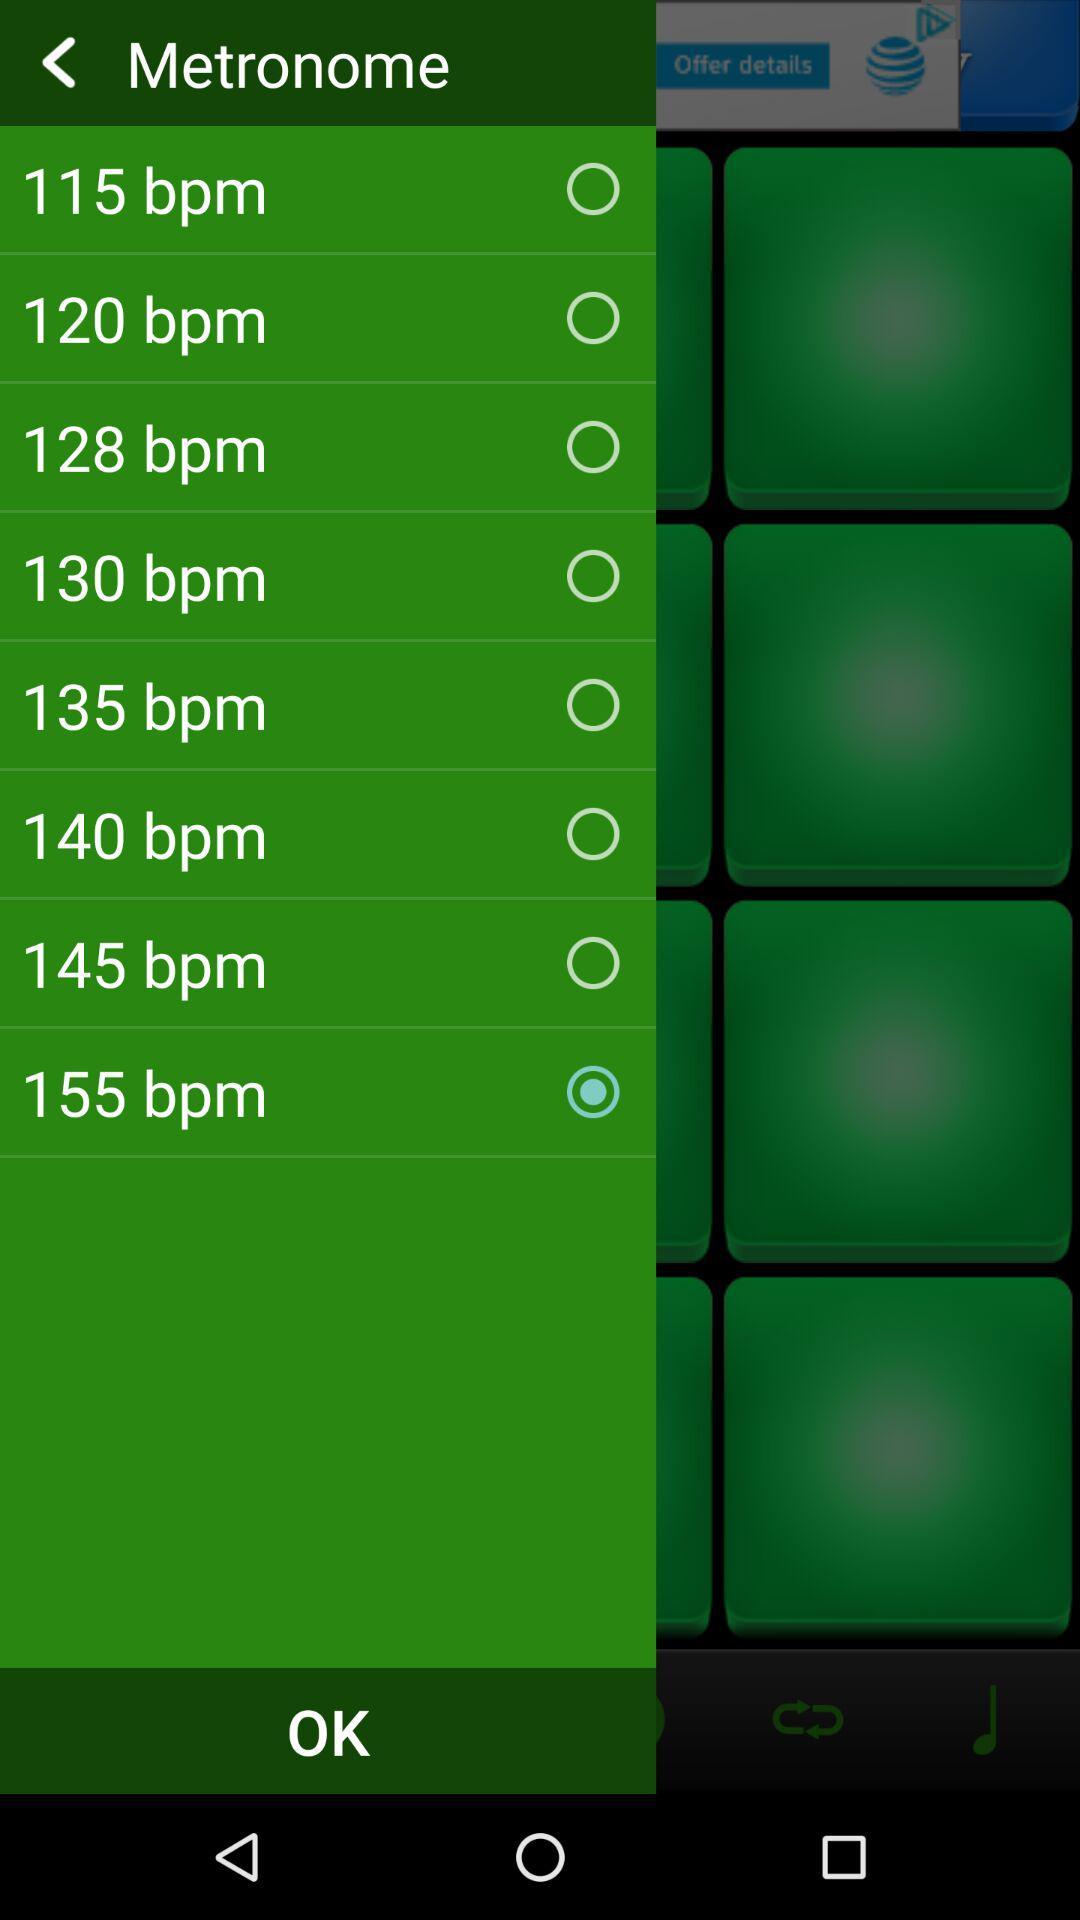 This screenshot has width=1080, height=1920. I want to click on the 120 bpm icon, so click(327, 316).